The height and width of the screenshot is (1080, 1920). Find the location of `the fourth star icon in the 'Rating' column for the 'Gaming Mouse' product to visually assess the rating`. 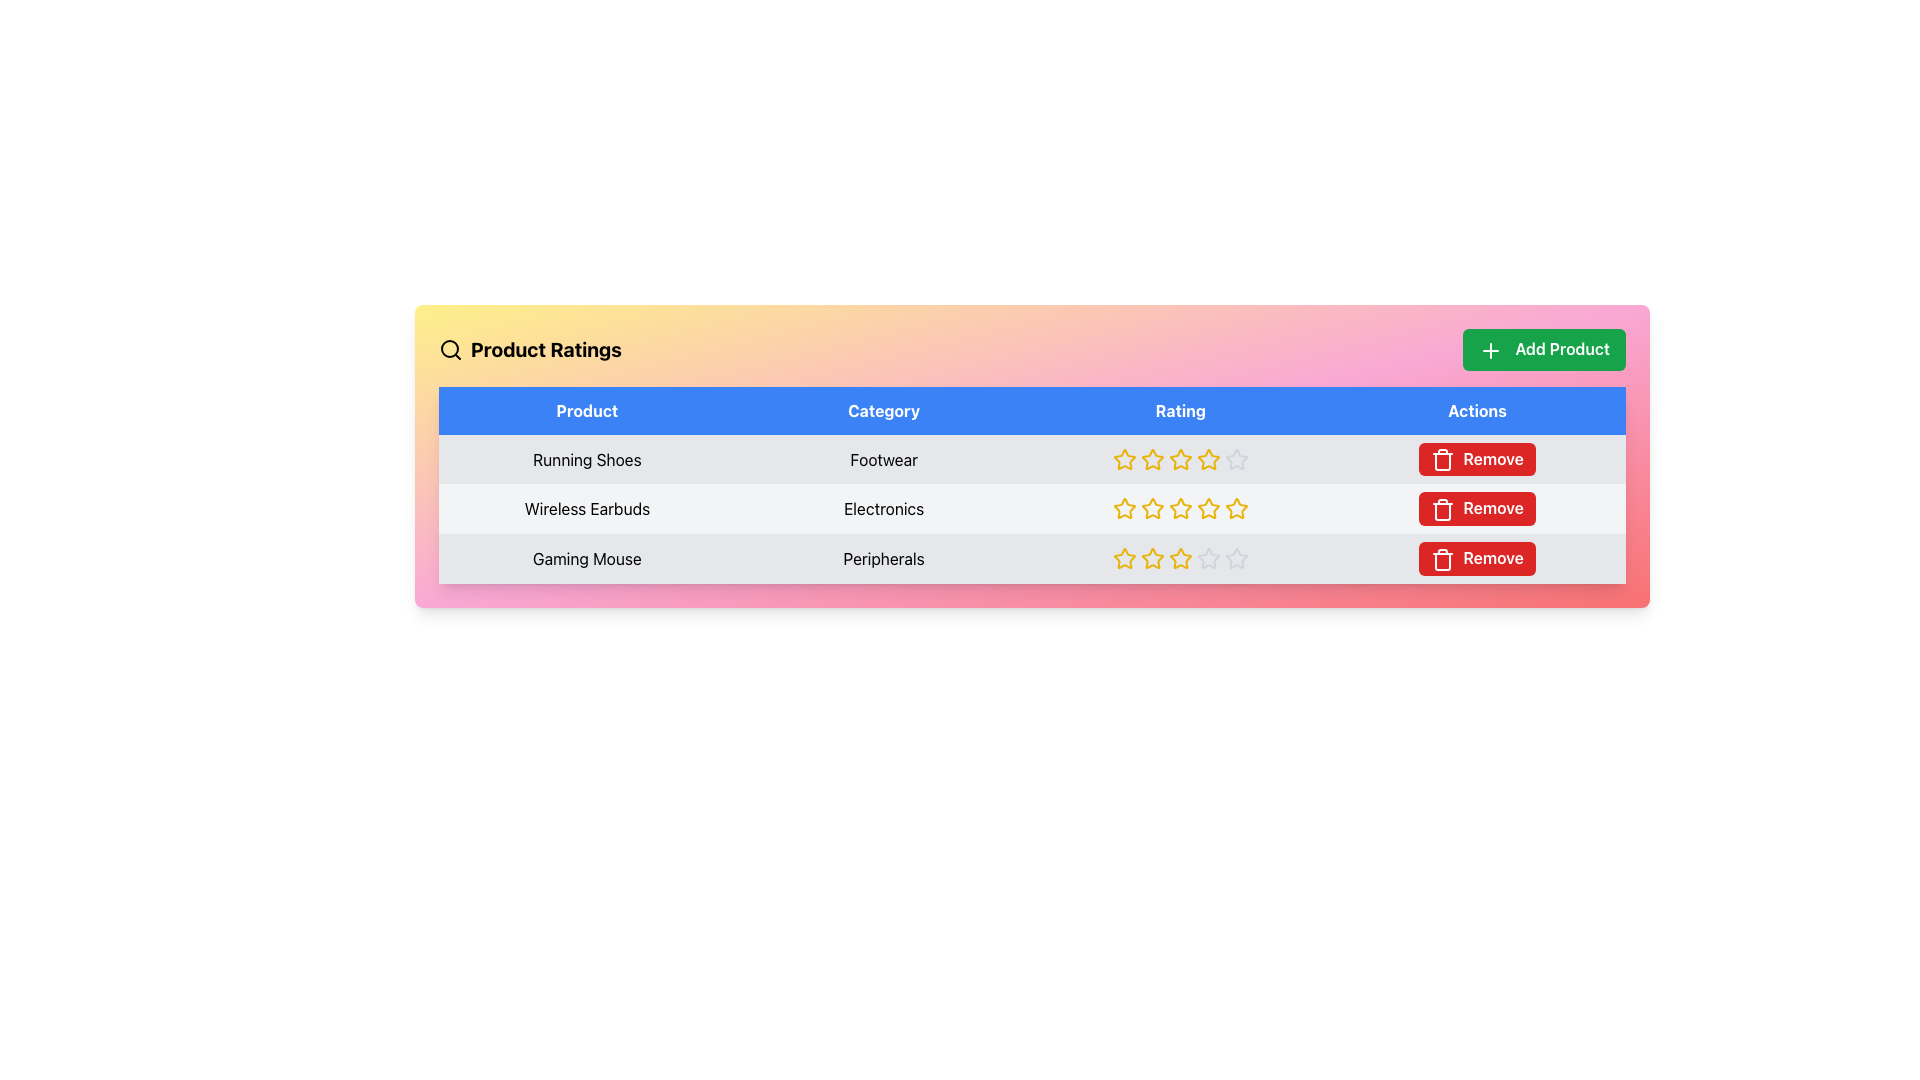

the fourth star icon in the 'Rating' column for the 'Gaming Mouse' product to visually assess the rating is located at coordinates (1180, 559).